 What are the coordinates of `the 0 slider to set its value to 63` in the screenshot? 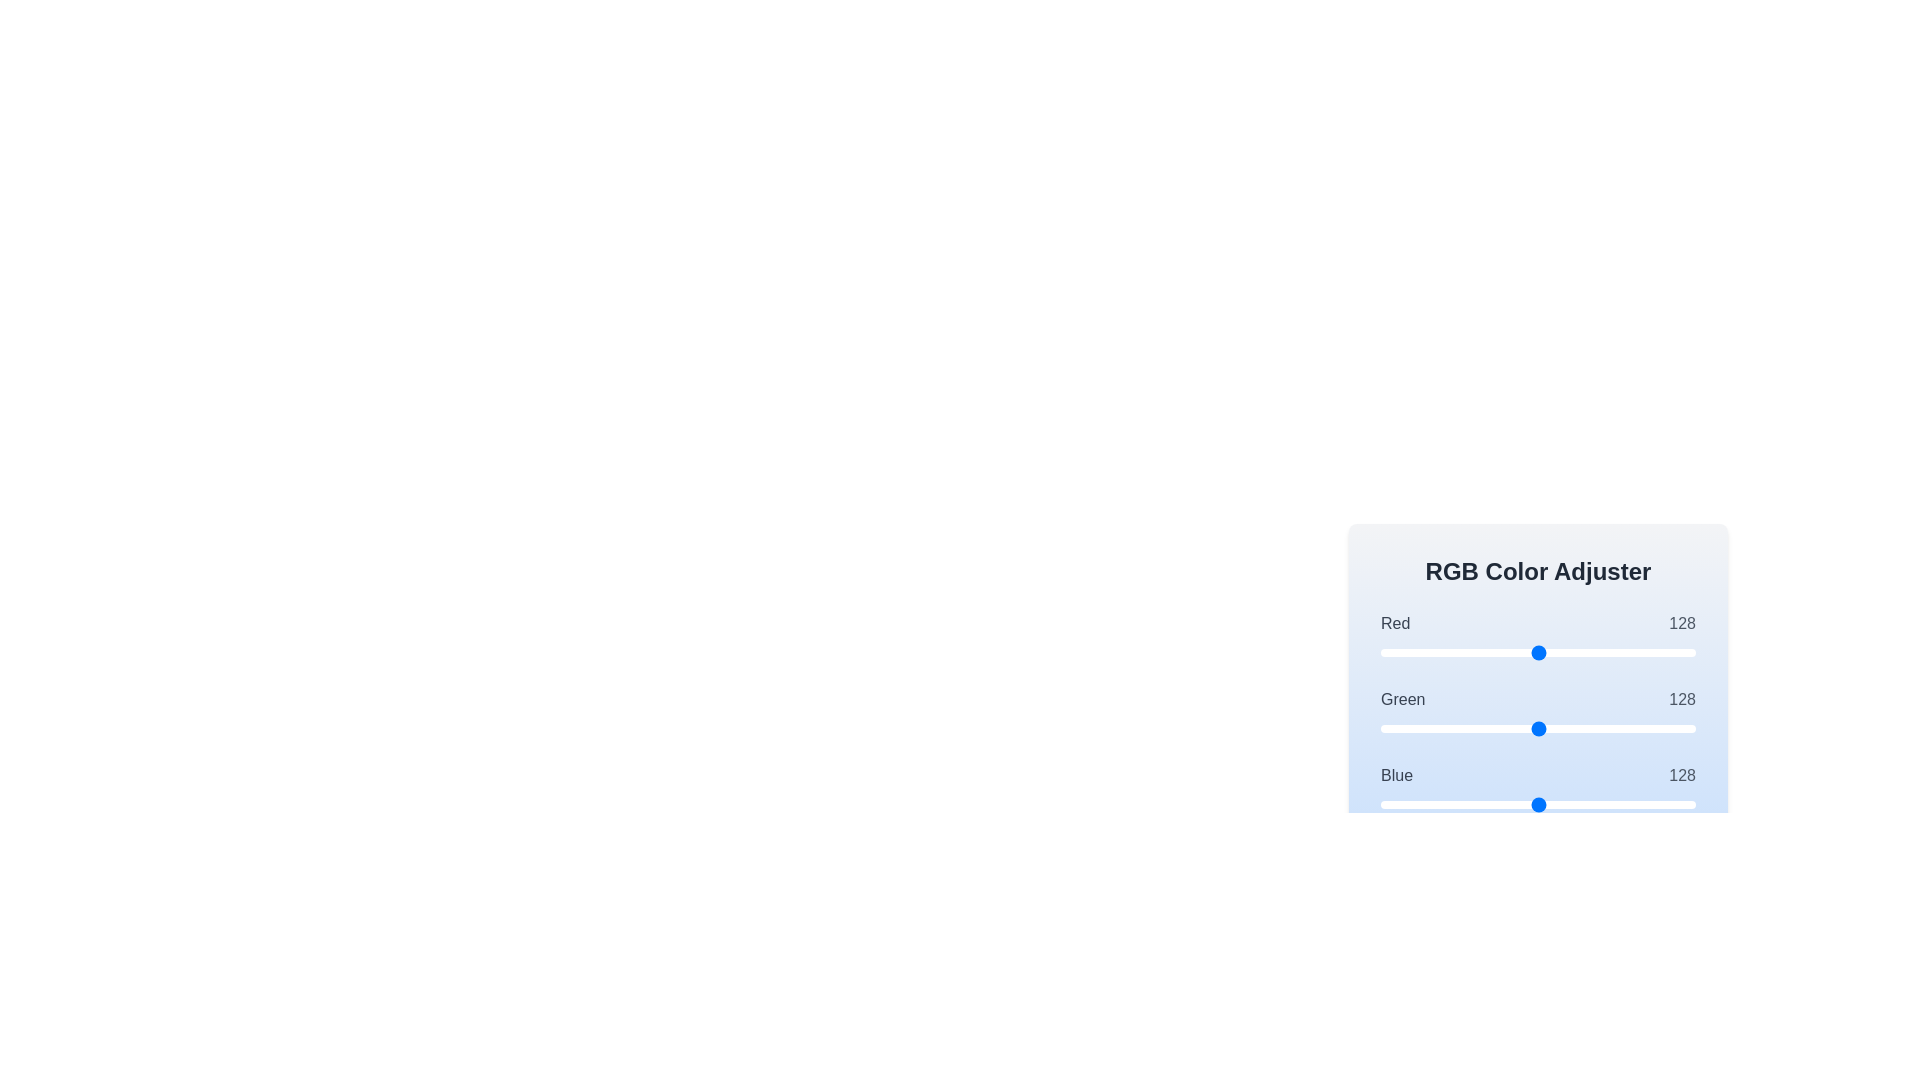 It's located at (1458, 652).